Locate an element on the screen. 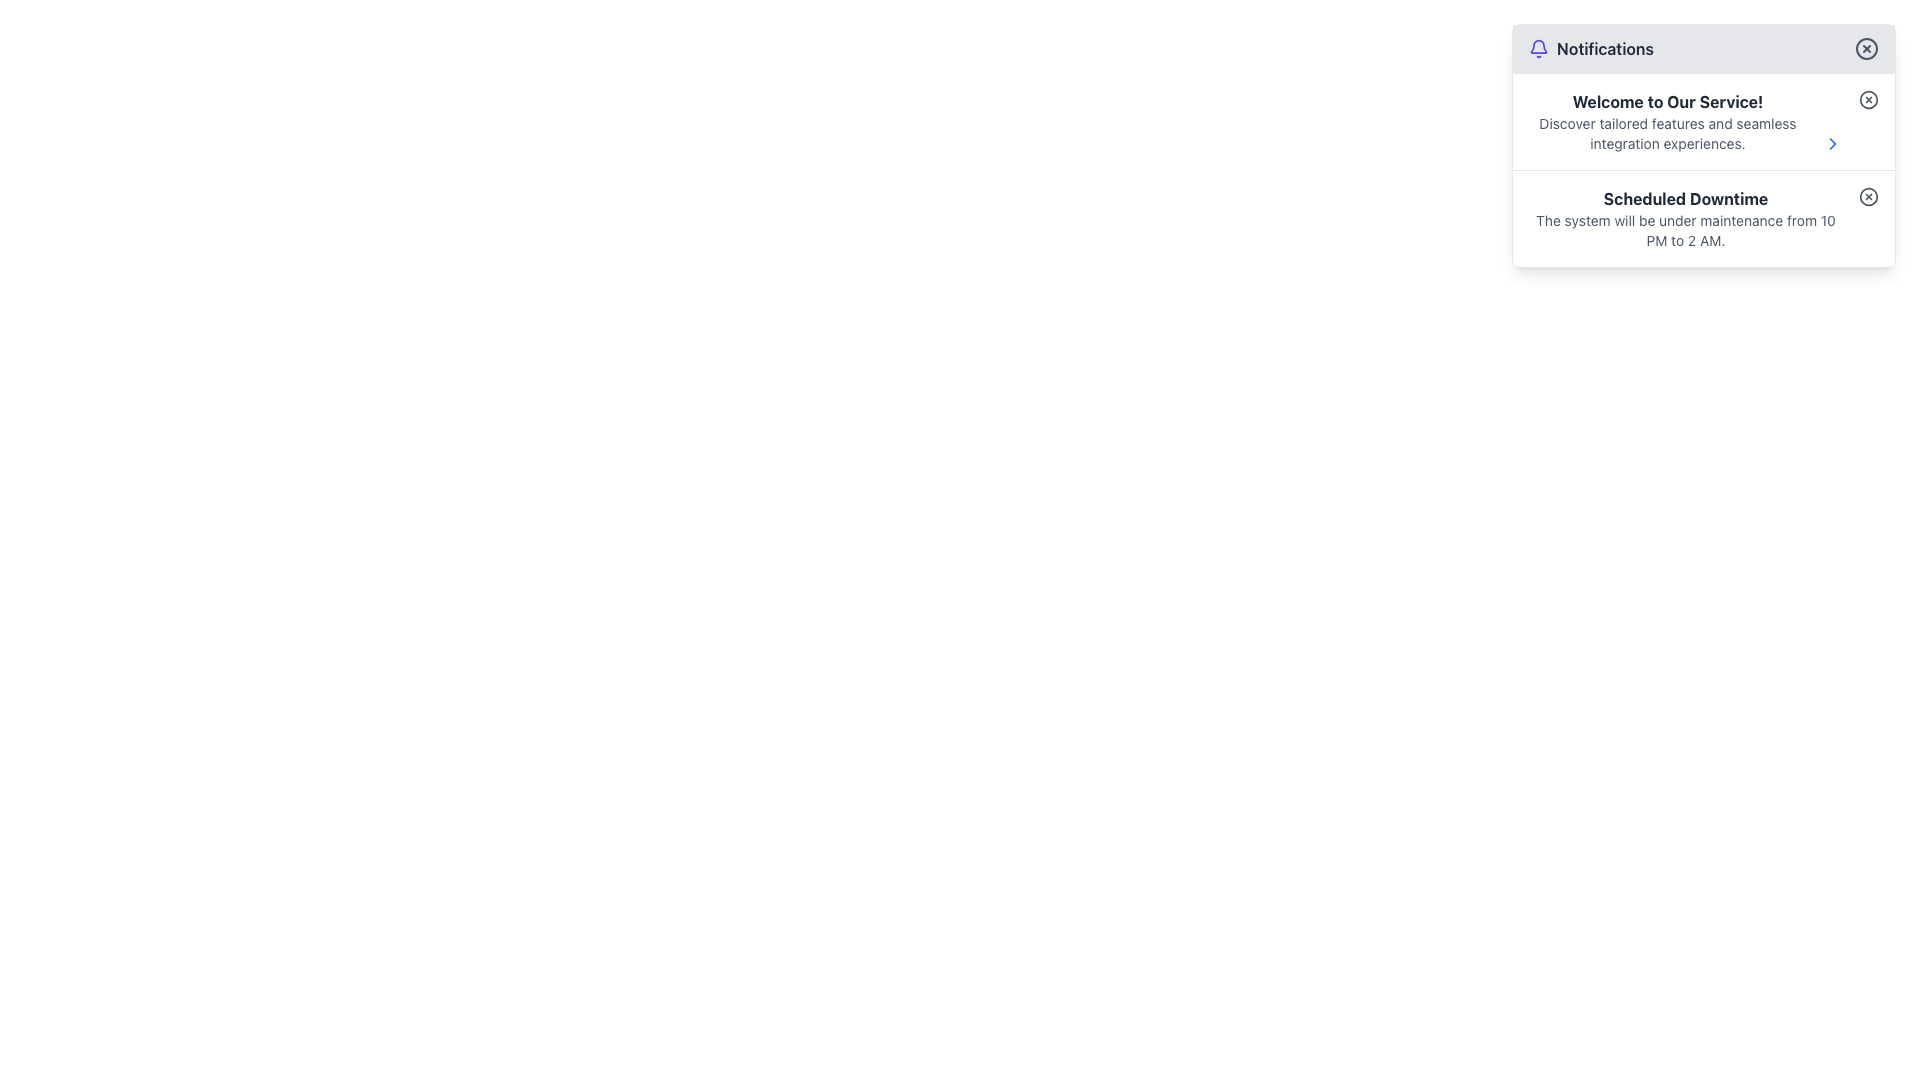 The width and height of the screenshot is (1920, 1080). bold heading text 'Welcome to Our Service!' located at the top of the notification card is located at coordinates (1668, 101).